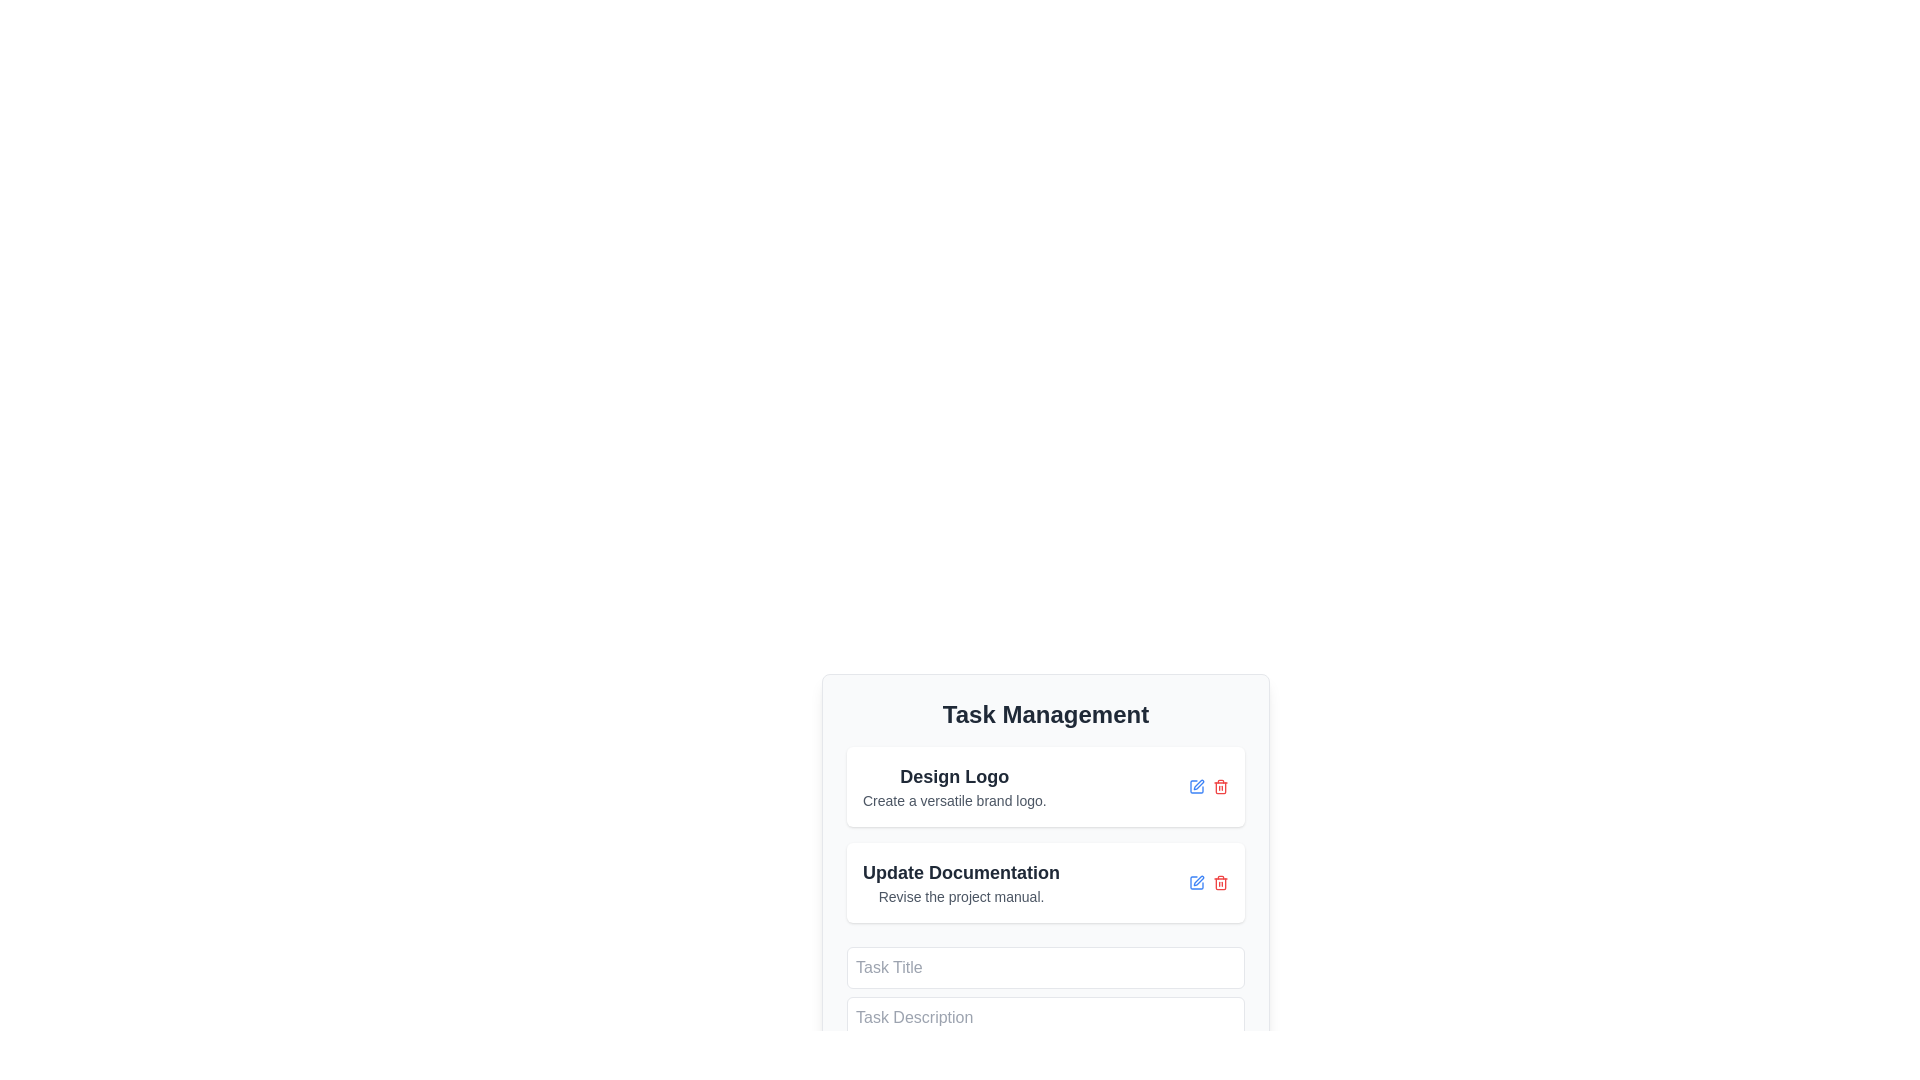 This screenshot has width=1920, height=1080. Describe the element at coordinates (1045, 1029) in the screenshot. I see `the 'Task Description' input field to focus and start typing` at that location.